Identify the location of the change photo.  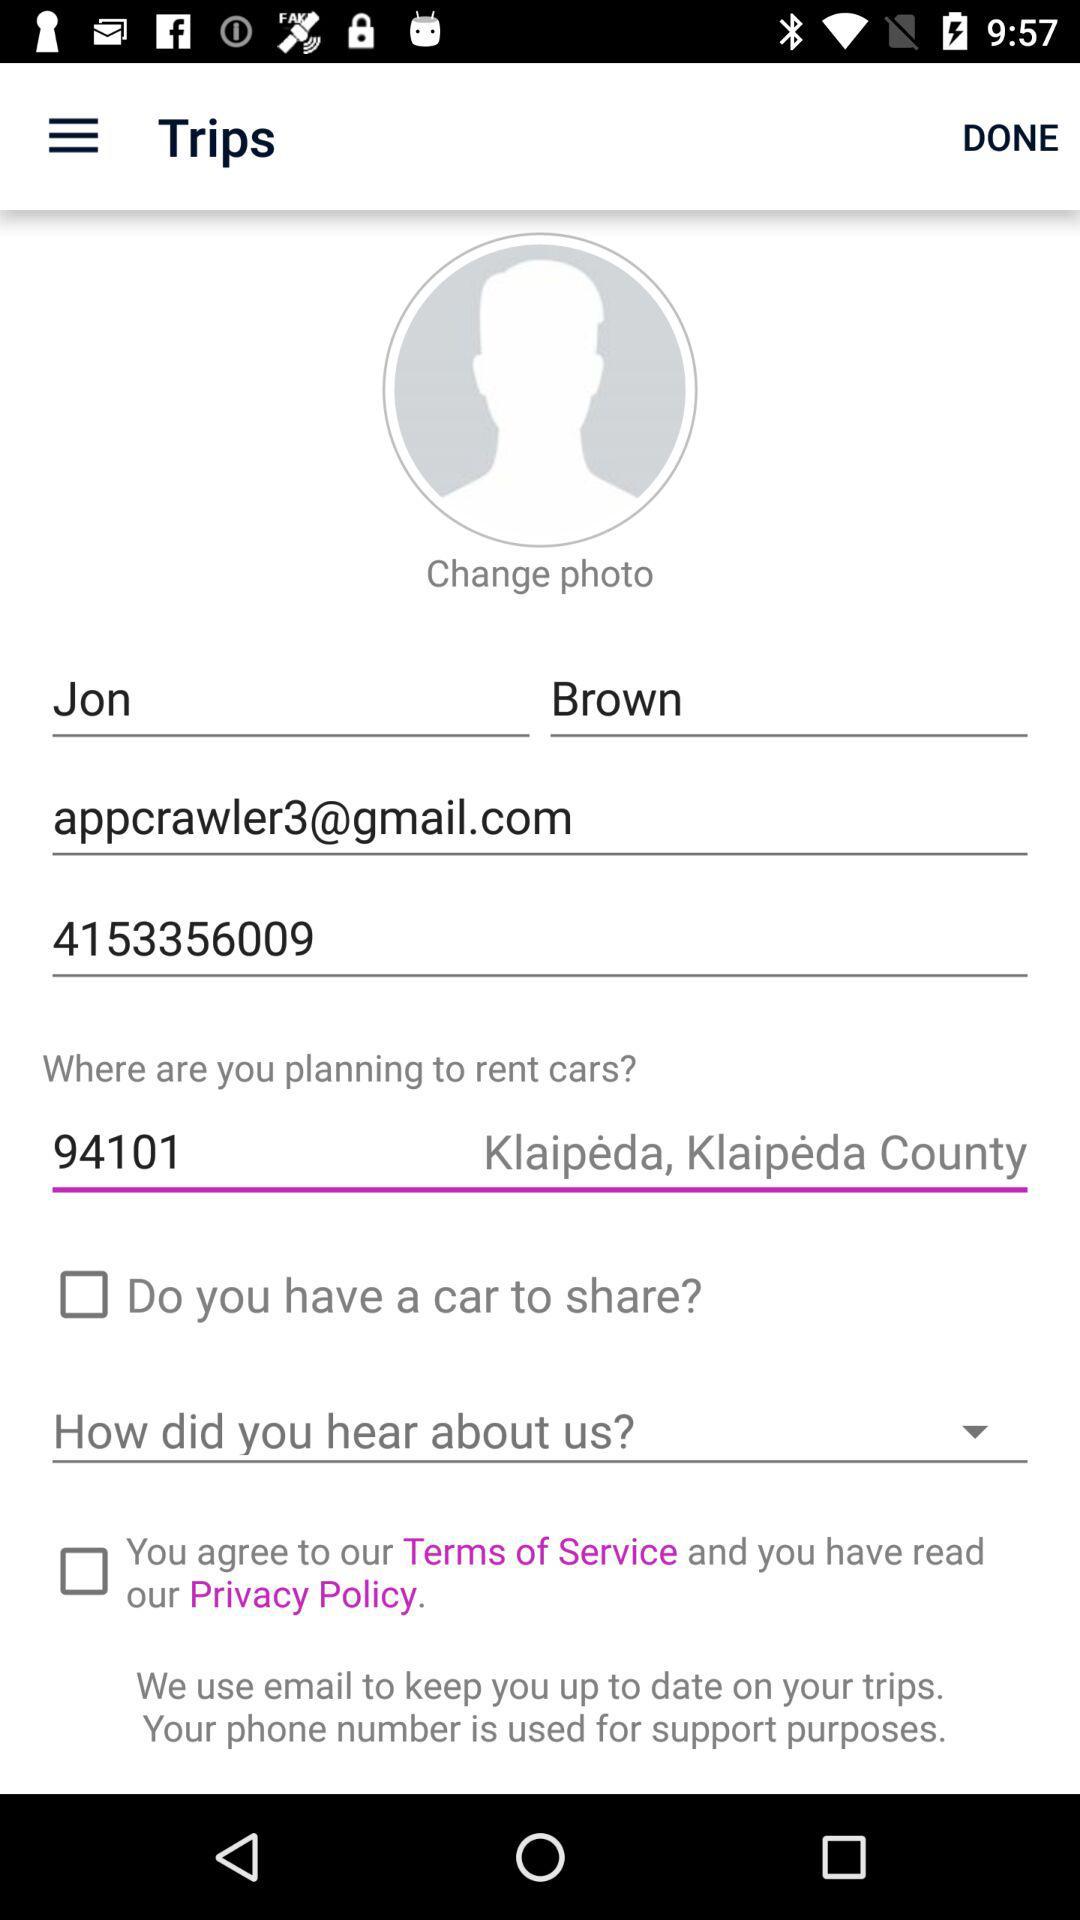
(540, 571).